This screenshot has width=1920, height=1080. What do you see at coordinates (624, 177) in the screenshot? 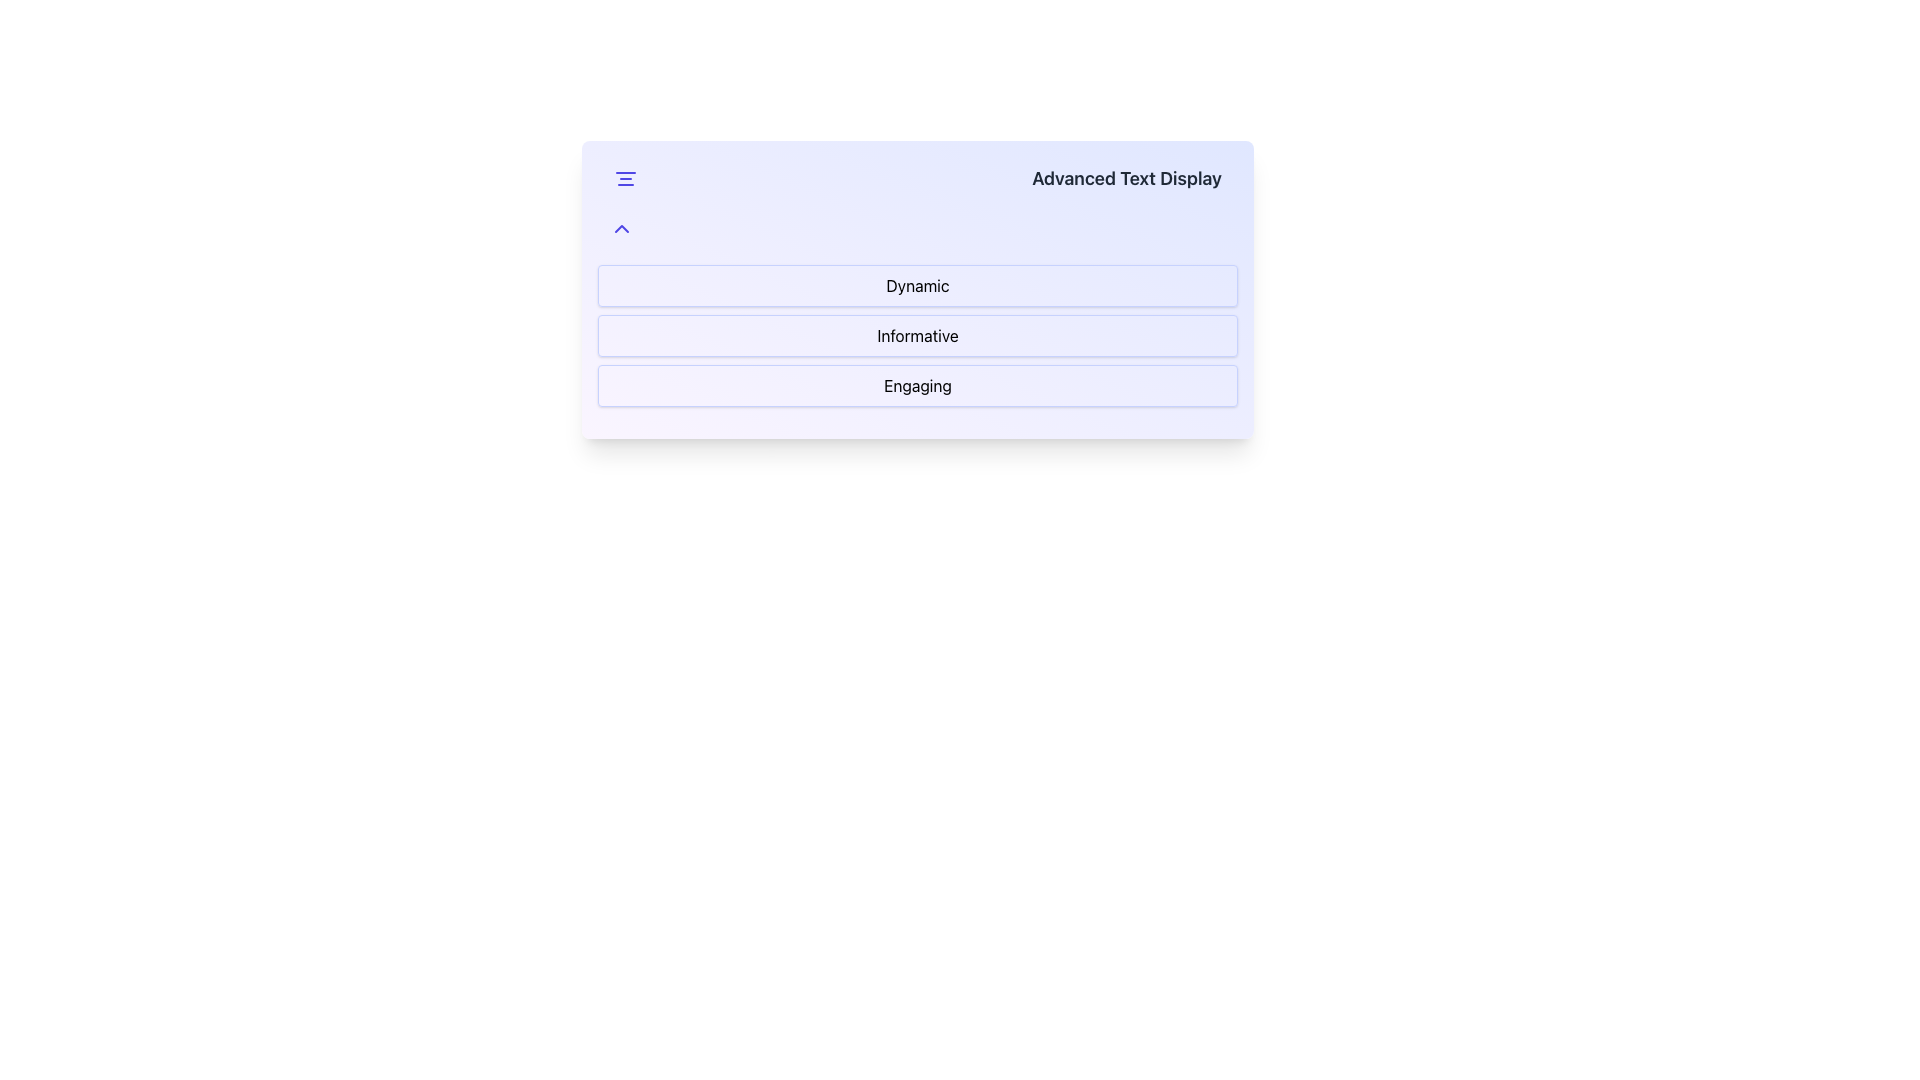
I see `the alignment icon with three horizontal lines styled in blue, located at the left edge of the header bar above the text 'Advanced Text Display'` at bounding box center [624, 177].